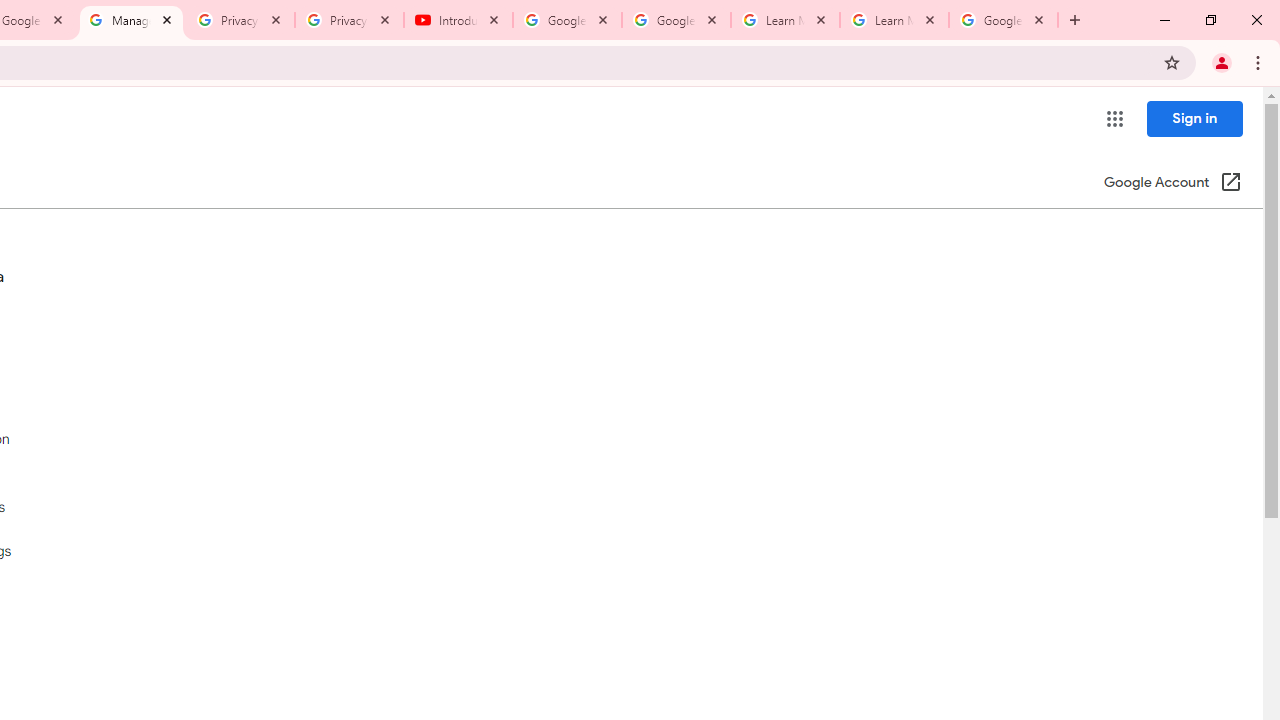  Describe the element at coordinates (457, 20) in the screenshot. I see `'Introduction | Google Privacy Policy - YouTube'` at that location.